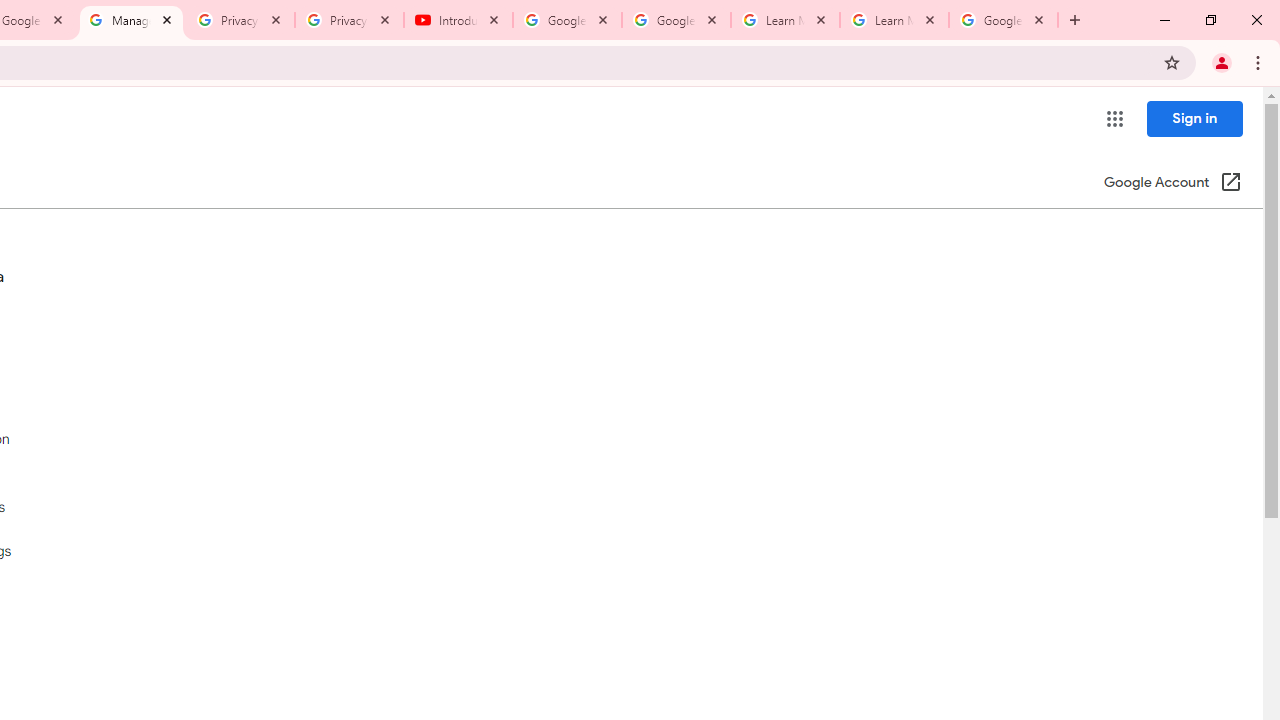  Describe the element at coordinates (457, 20) in the screenshot. I see `'Introduction | Google Privacy Policy - YouTube'` at that location.